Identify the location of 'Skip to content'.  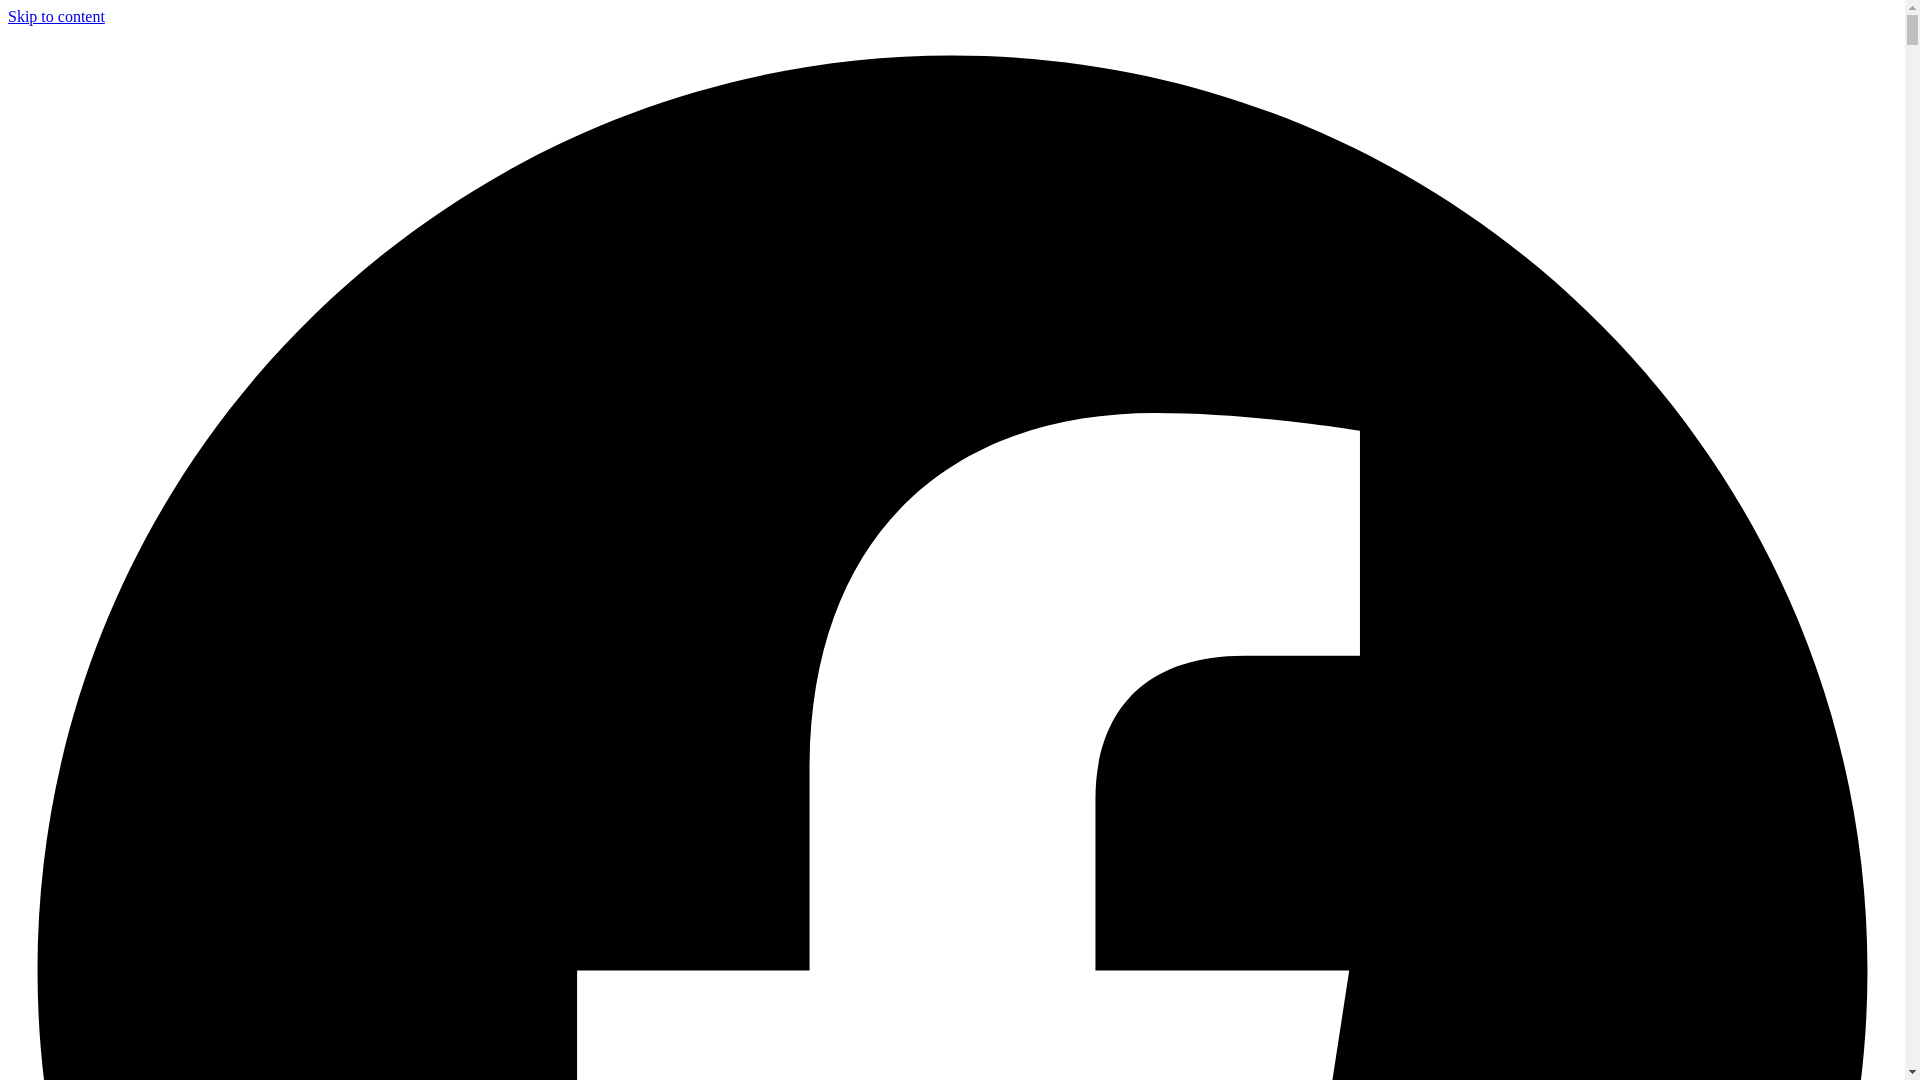
(56, 16).